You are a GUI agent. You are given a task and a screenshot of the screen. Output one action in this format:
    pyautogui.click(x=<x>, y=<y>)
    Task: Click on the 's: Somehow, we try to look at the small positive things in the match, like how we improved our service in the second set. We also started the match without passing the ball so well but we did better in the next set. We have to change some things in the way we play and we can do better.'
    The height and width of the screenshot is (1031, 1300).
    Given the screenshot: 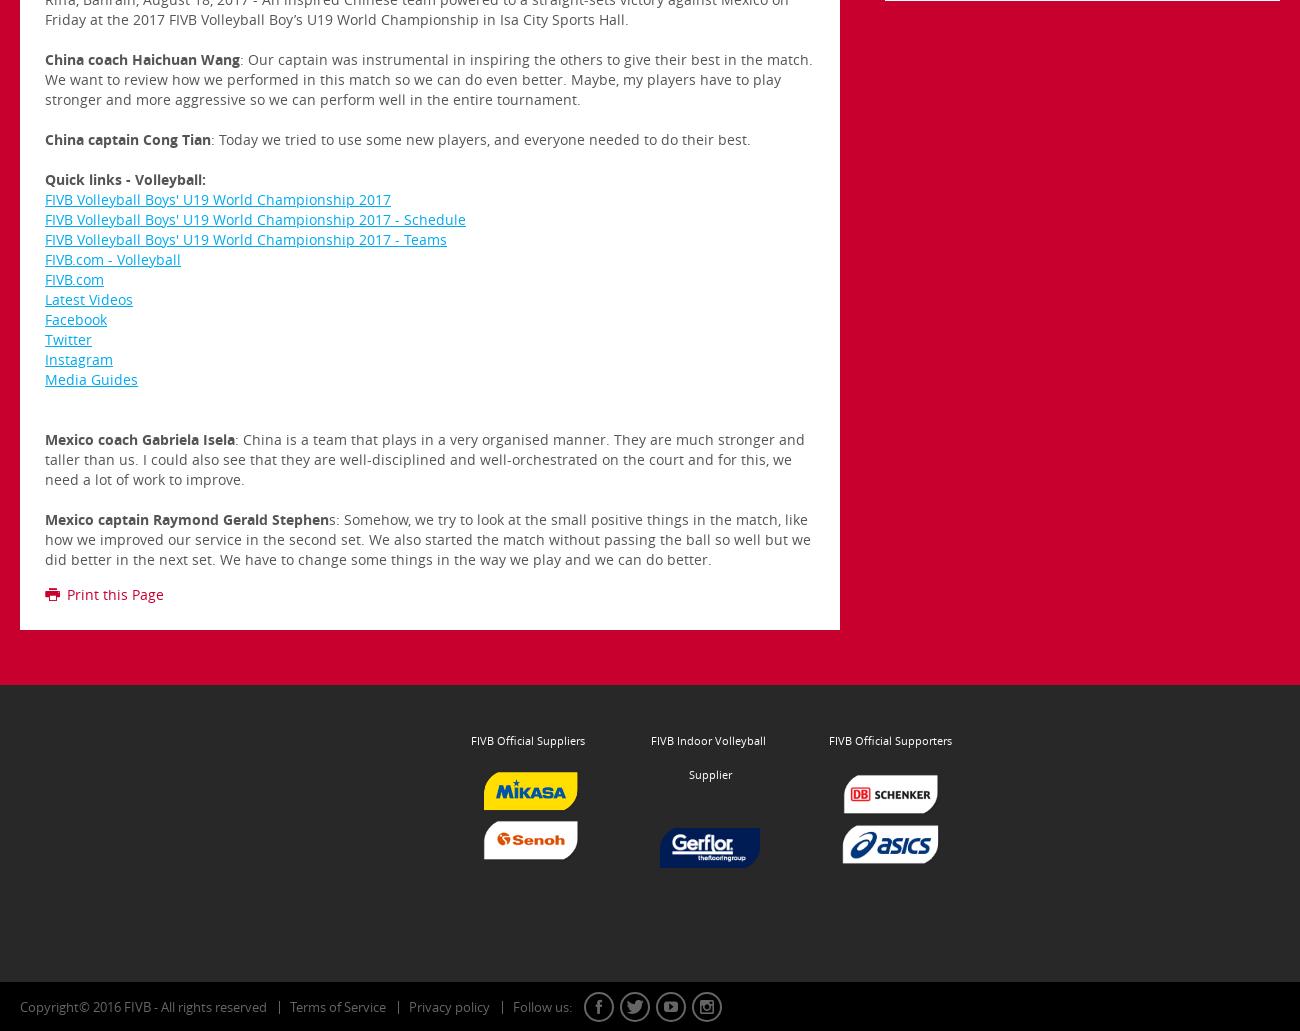 What is the action you would take?
    pyautogui.click(x=427, y=538)
    